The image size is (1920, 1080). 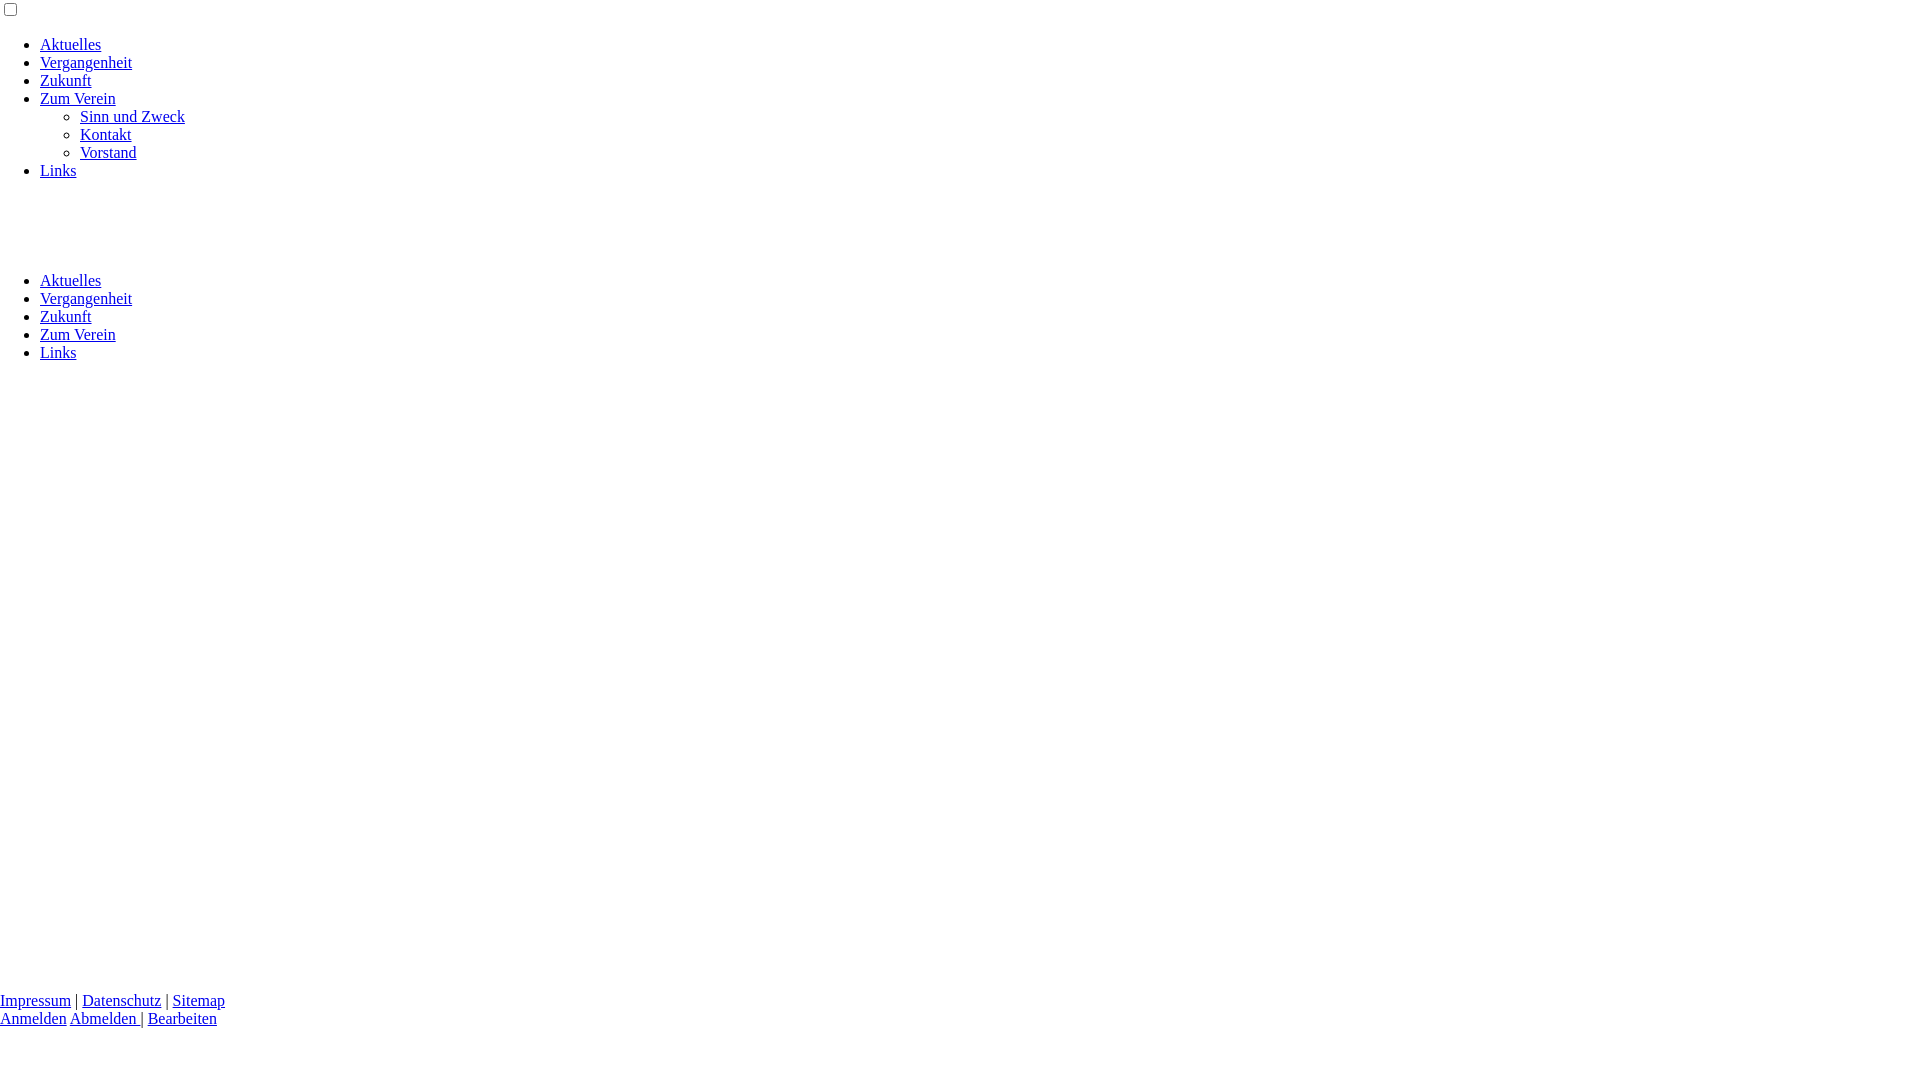 I want to click on 'Sinn und Zweck', so click(x=131, y=116).